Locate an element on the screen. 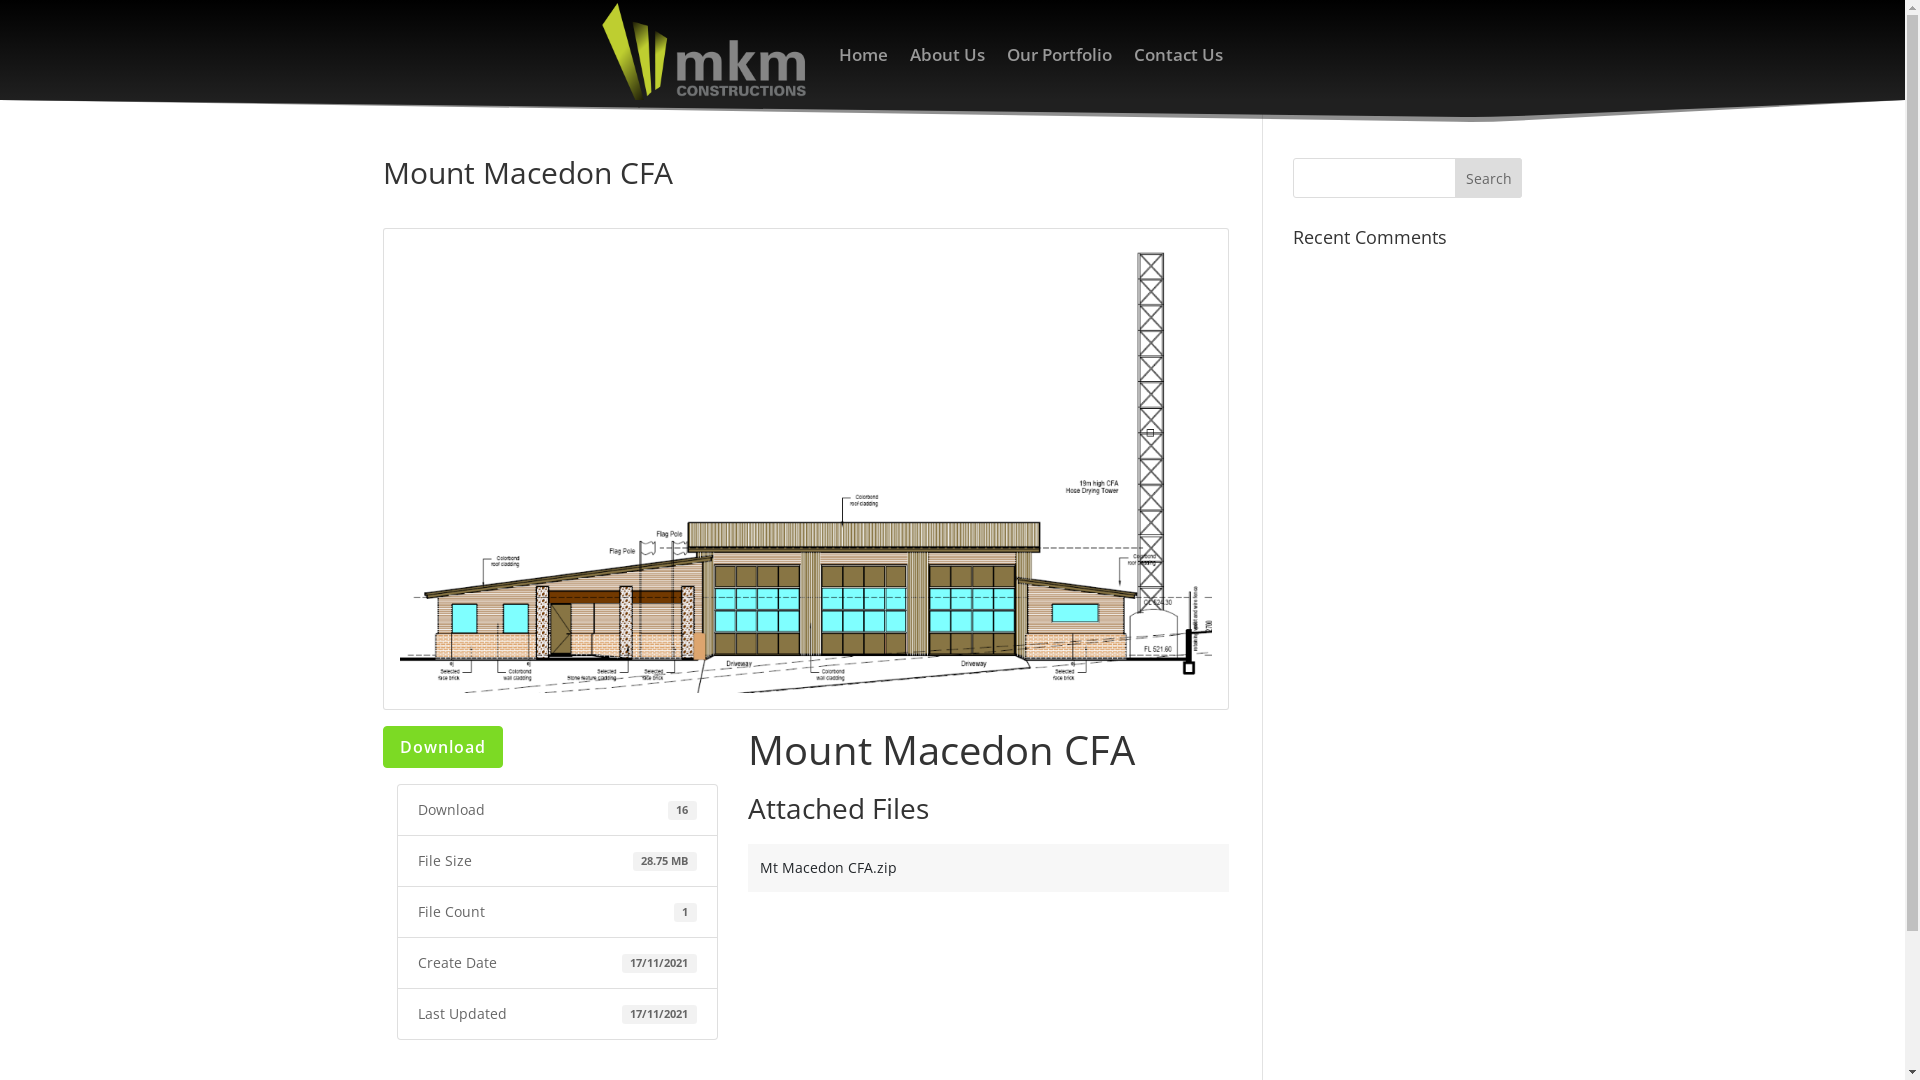 This screenshot has height=1080, width=1920. 'Search' is located at coordinates (1488, 176).